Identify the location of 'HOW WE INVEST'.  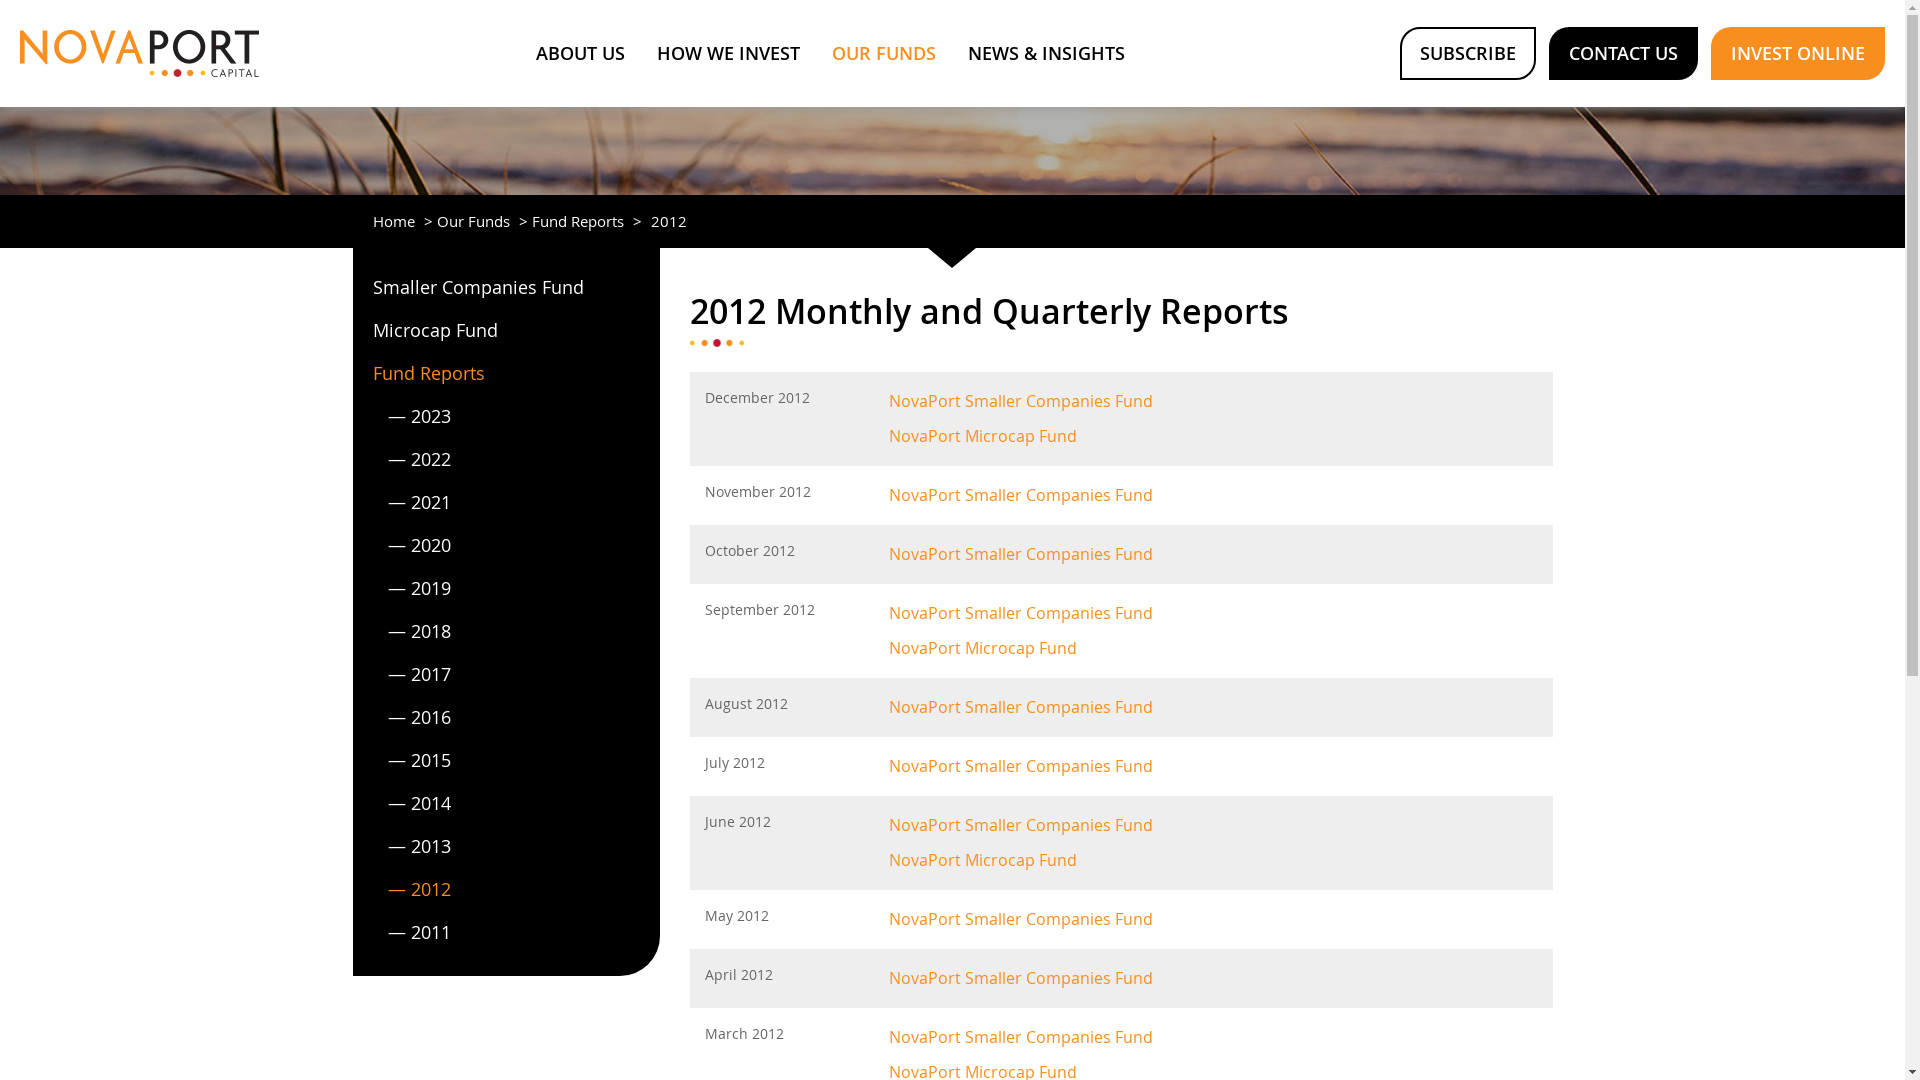
(727, 52).